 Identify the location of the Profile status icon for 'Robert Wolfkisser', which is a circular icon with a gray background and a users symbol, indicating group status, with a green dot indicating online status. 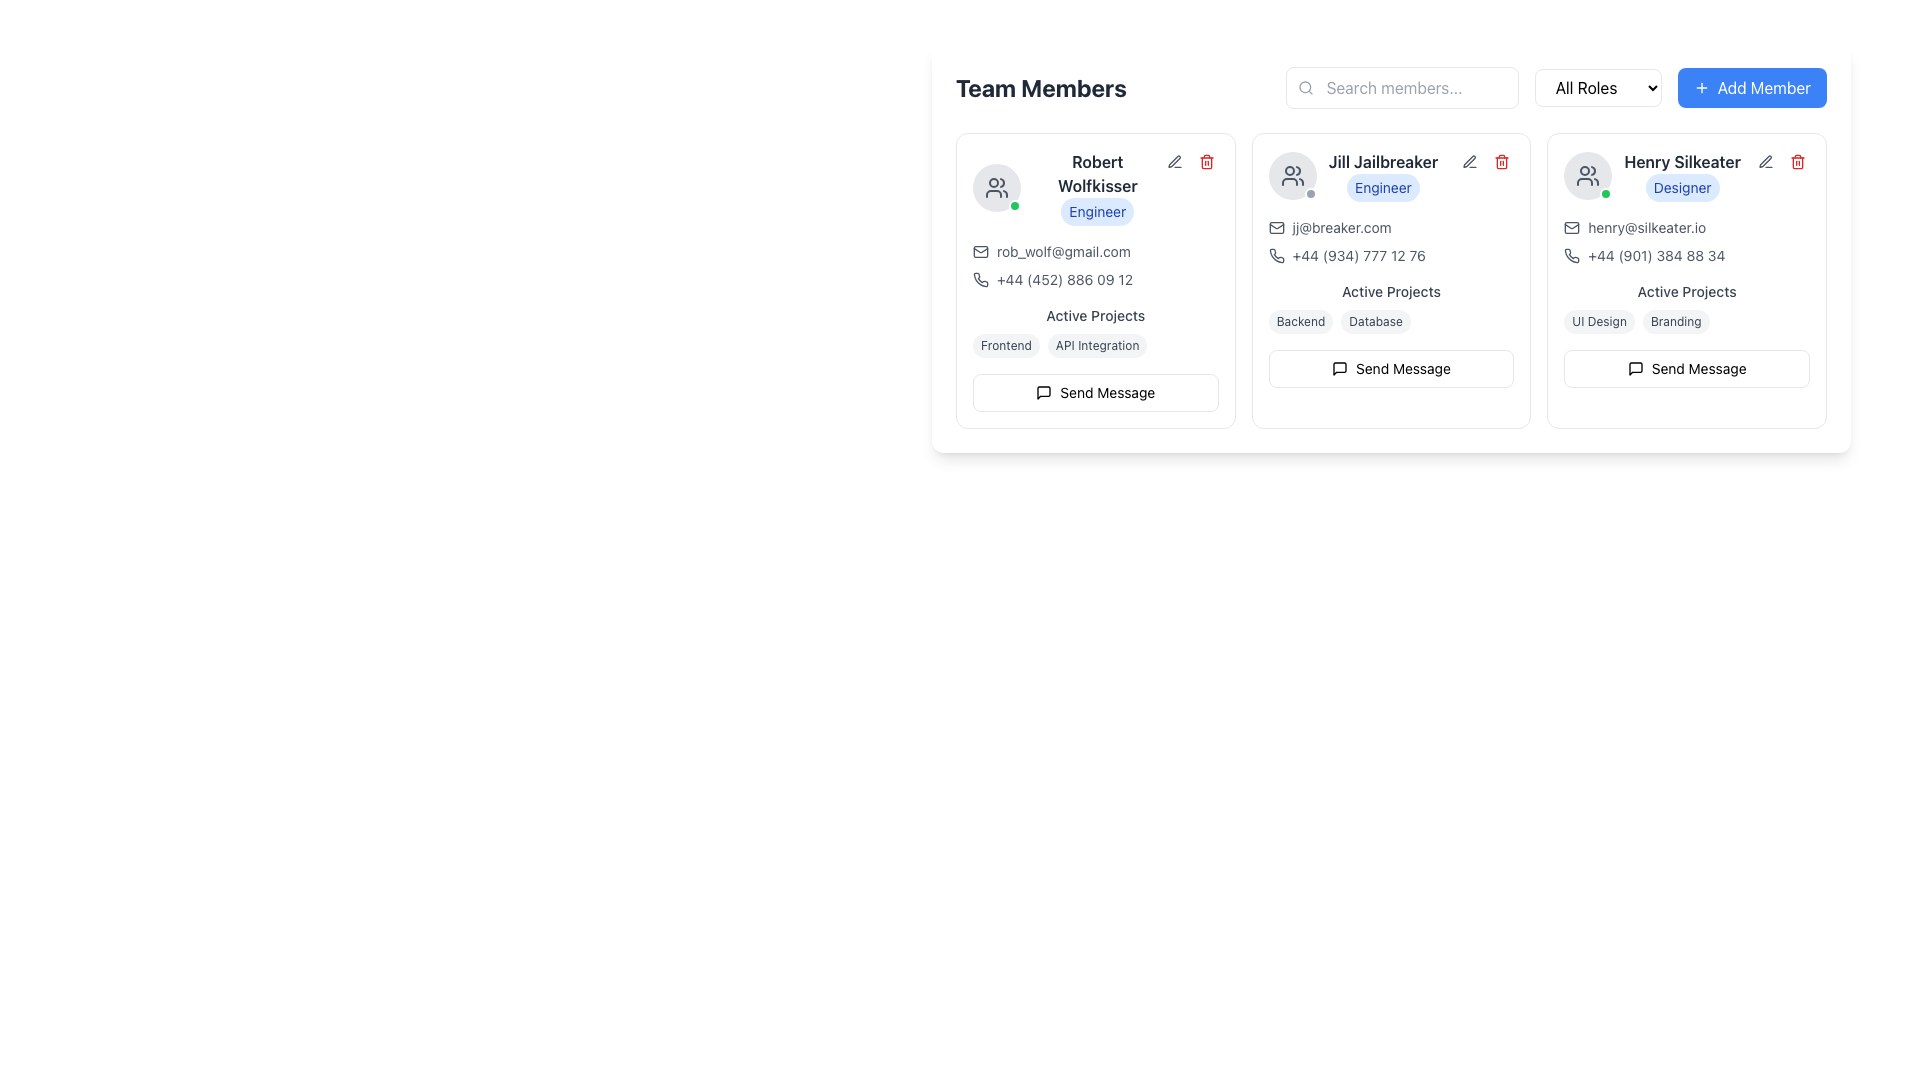
(997, 188).